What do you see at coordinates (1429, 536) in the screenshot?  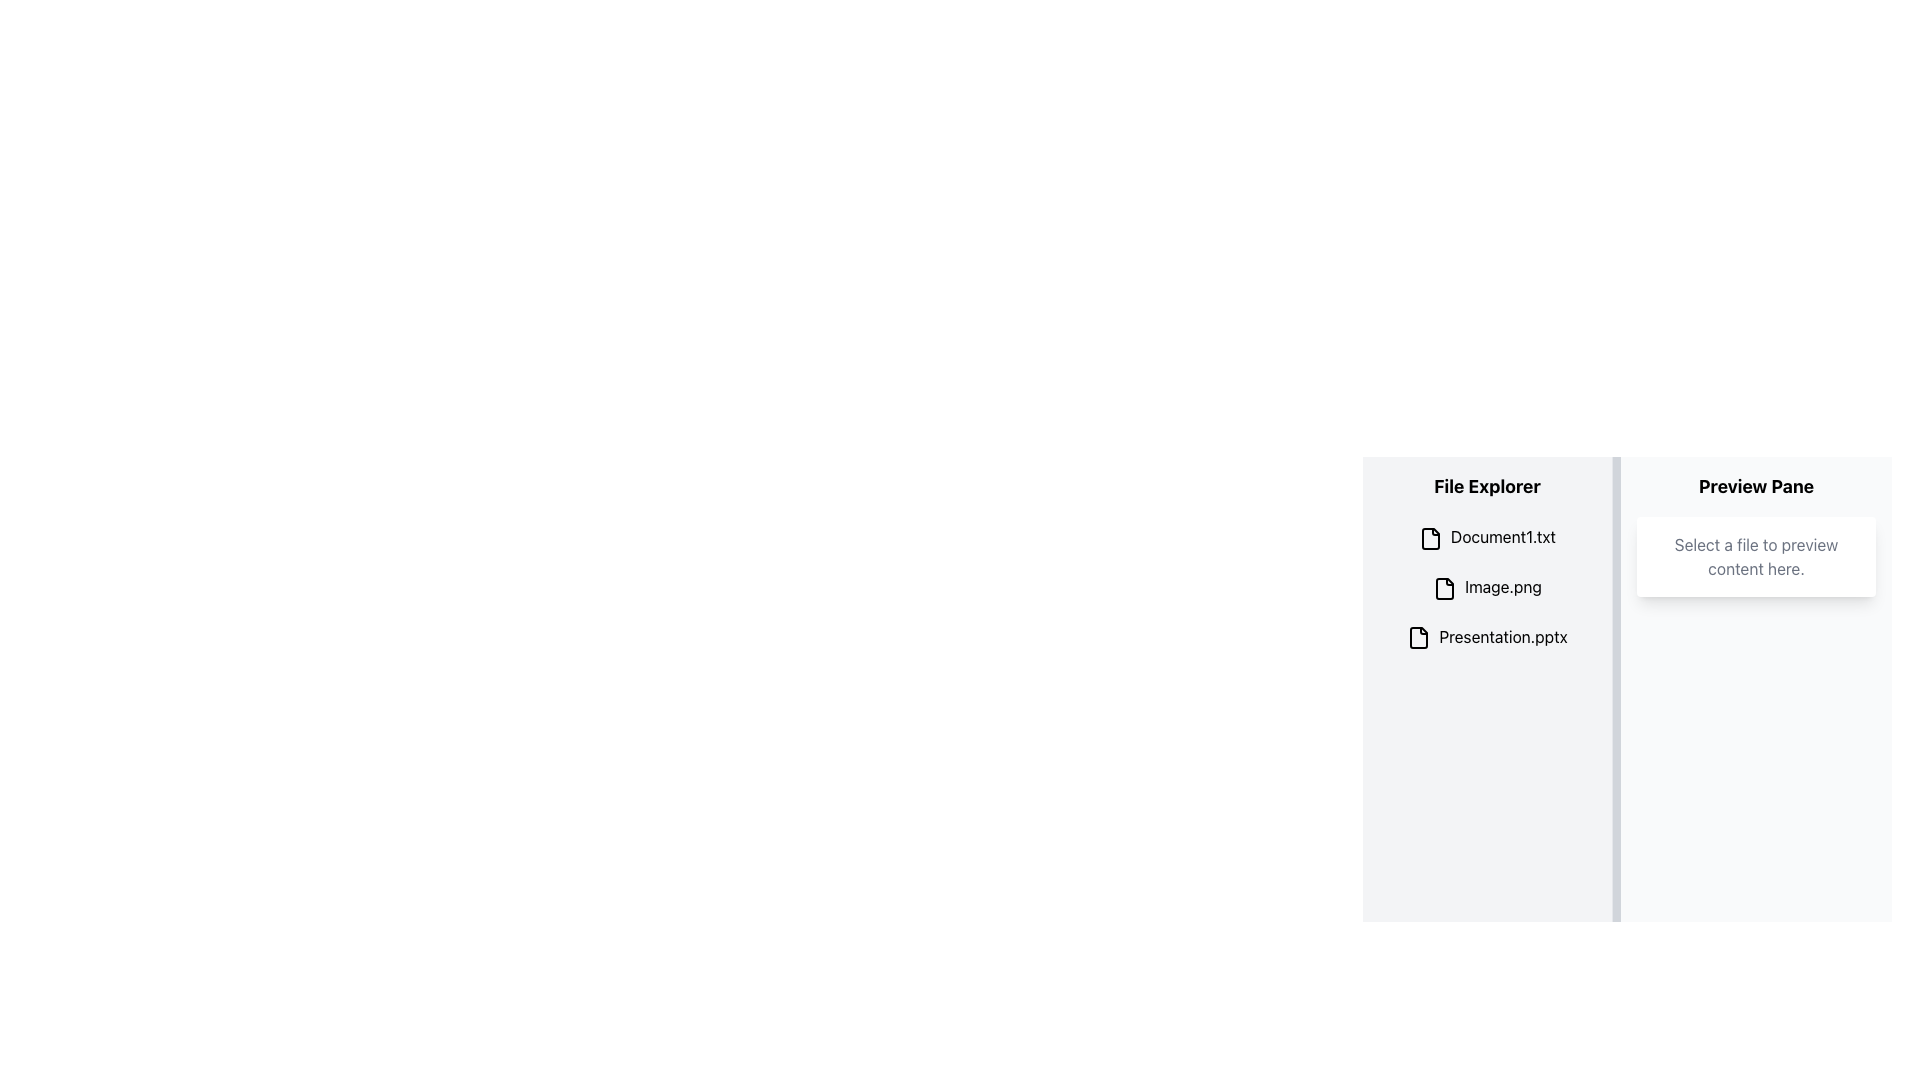 I see `the file icon resembling a document sheet, which is the first icon in the File Explorer list, located to the left of 'Document1.txt'` at bounding box center [1429, 536].